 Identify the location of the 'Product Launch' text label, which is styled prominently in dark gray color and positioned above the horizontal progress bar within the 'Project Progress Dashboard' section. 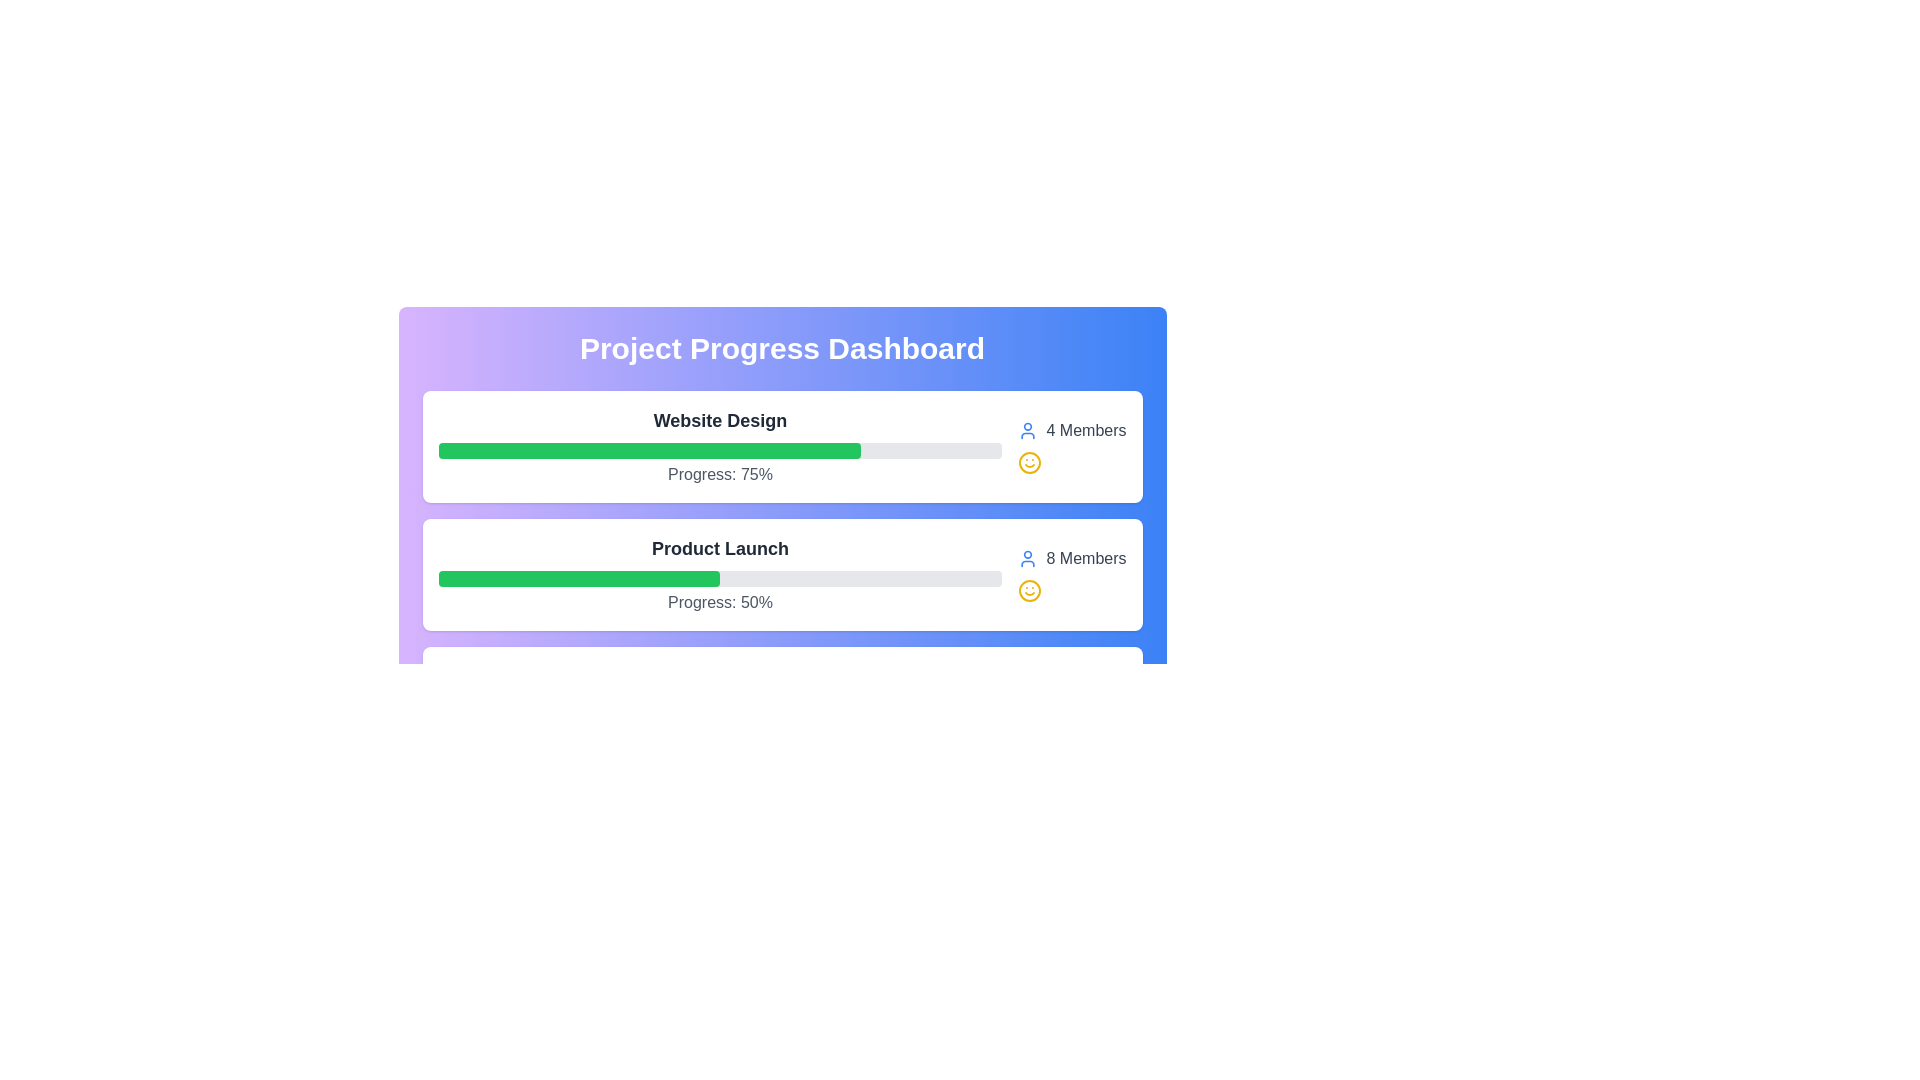
(720, 548).